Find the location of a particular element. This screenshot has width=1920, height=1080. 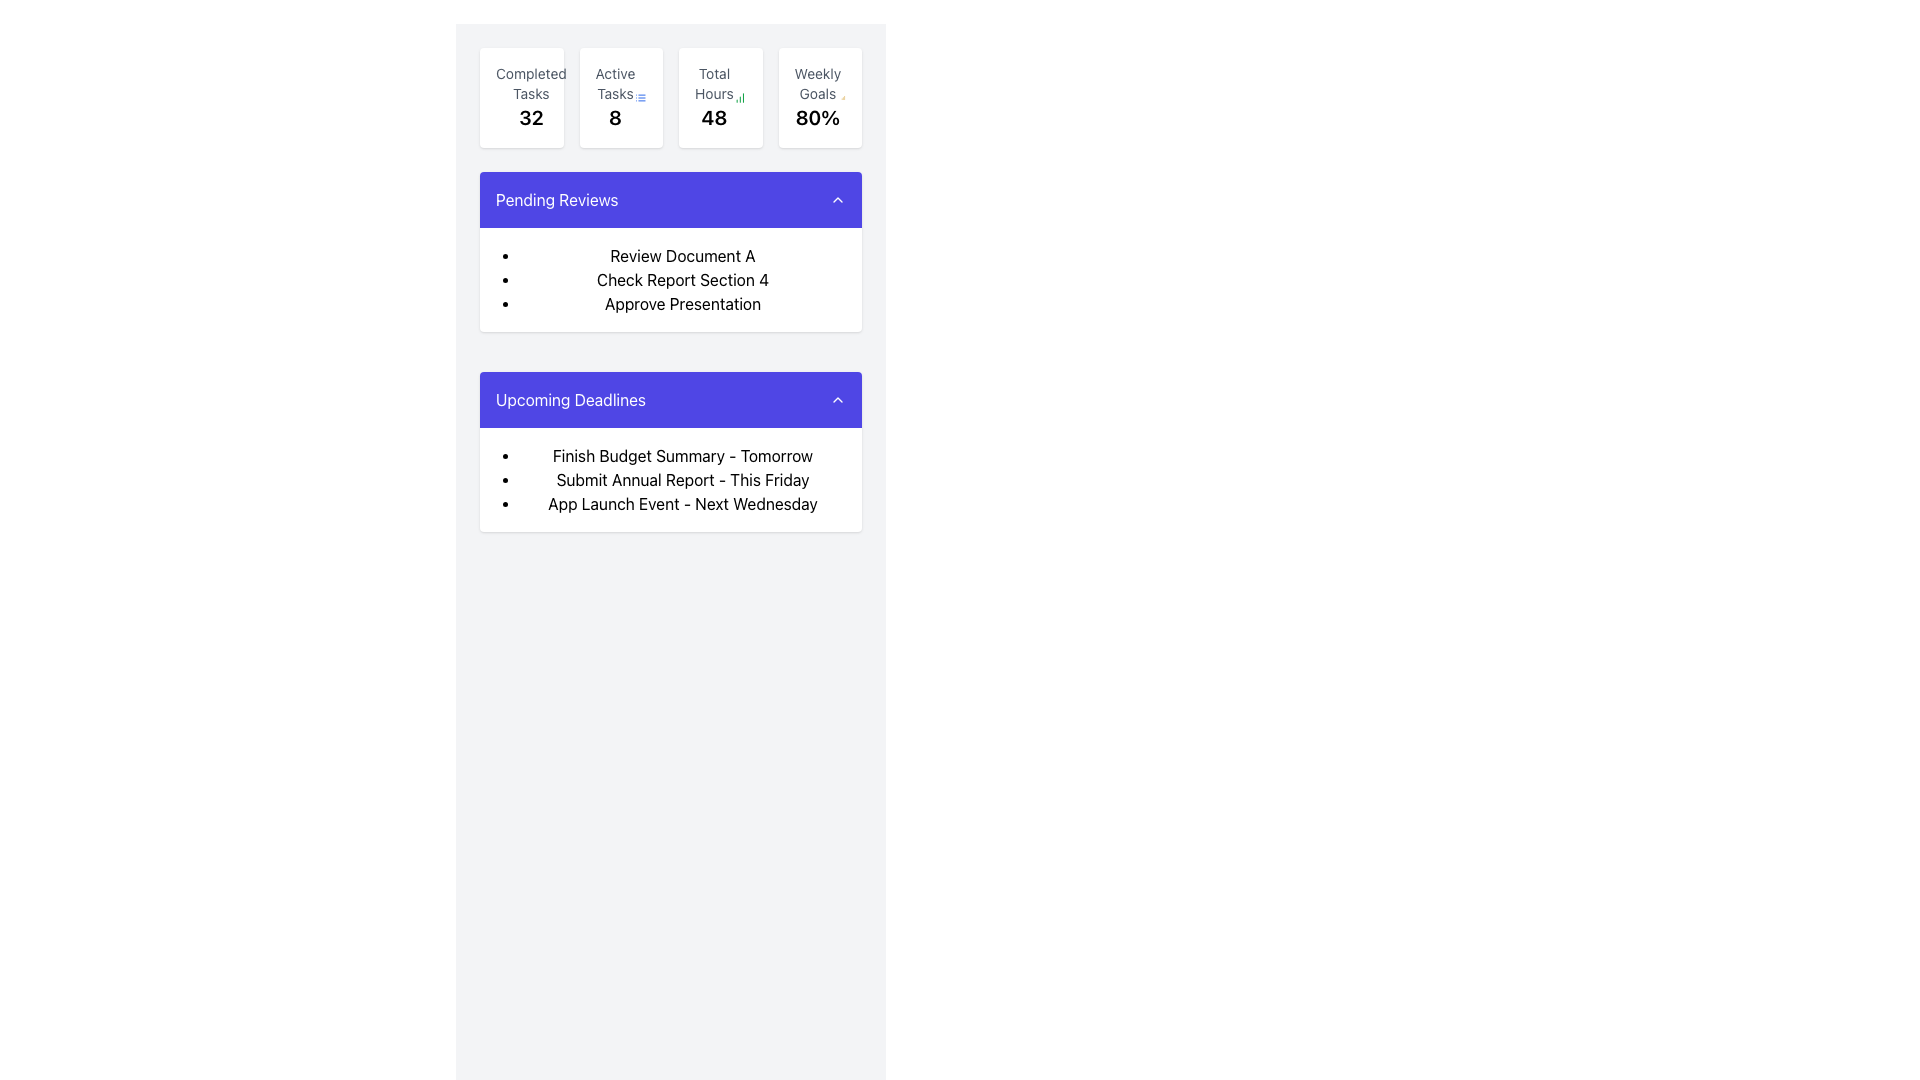

the 'Completed Tasks' label, which is styled with a small-sized gray font and is positioned at the top-left of a statistics section card is located at coordinates (531, 83).